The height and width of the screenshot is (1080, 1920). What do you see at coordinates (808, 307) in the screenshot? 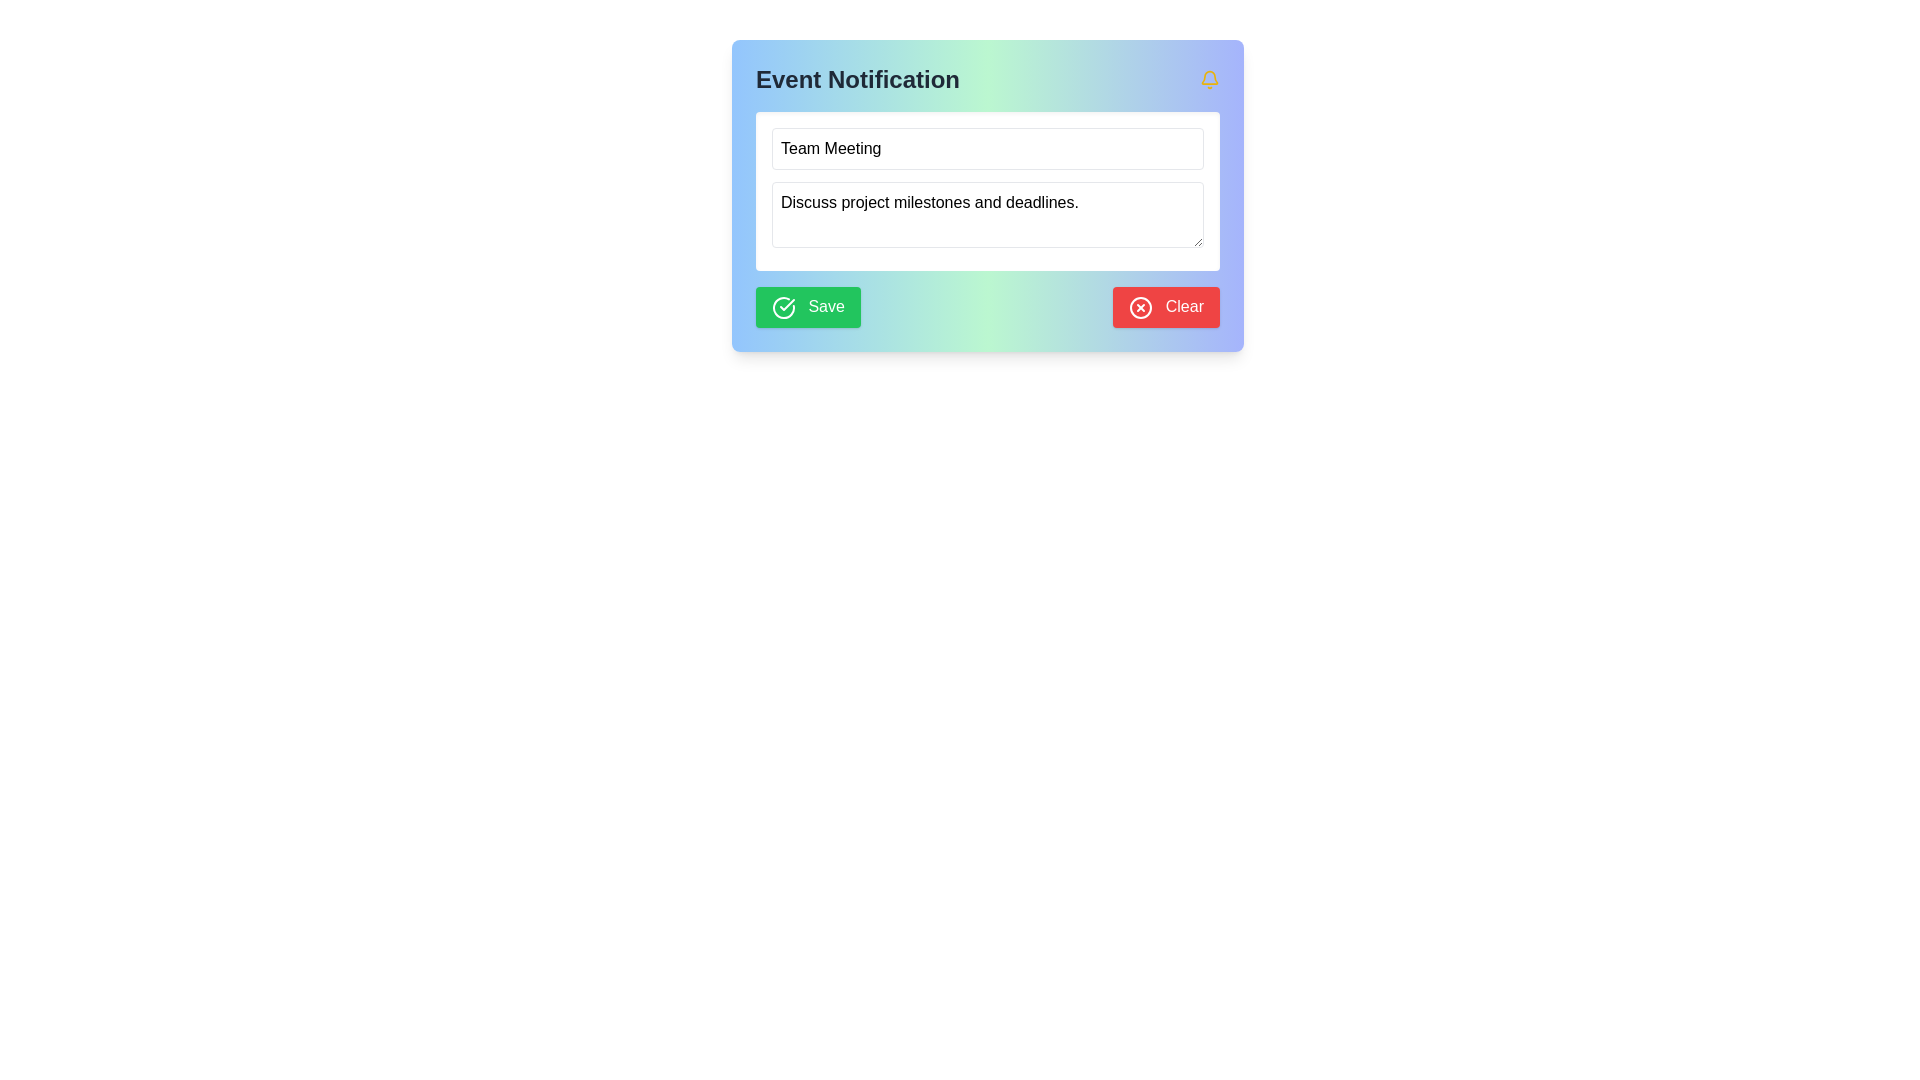
I see `the leftmost button in the notification card` at bounding box center [808, 307].